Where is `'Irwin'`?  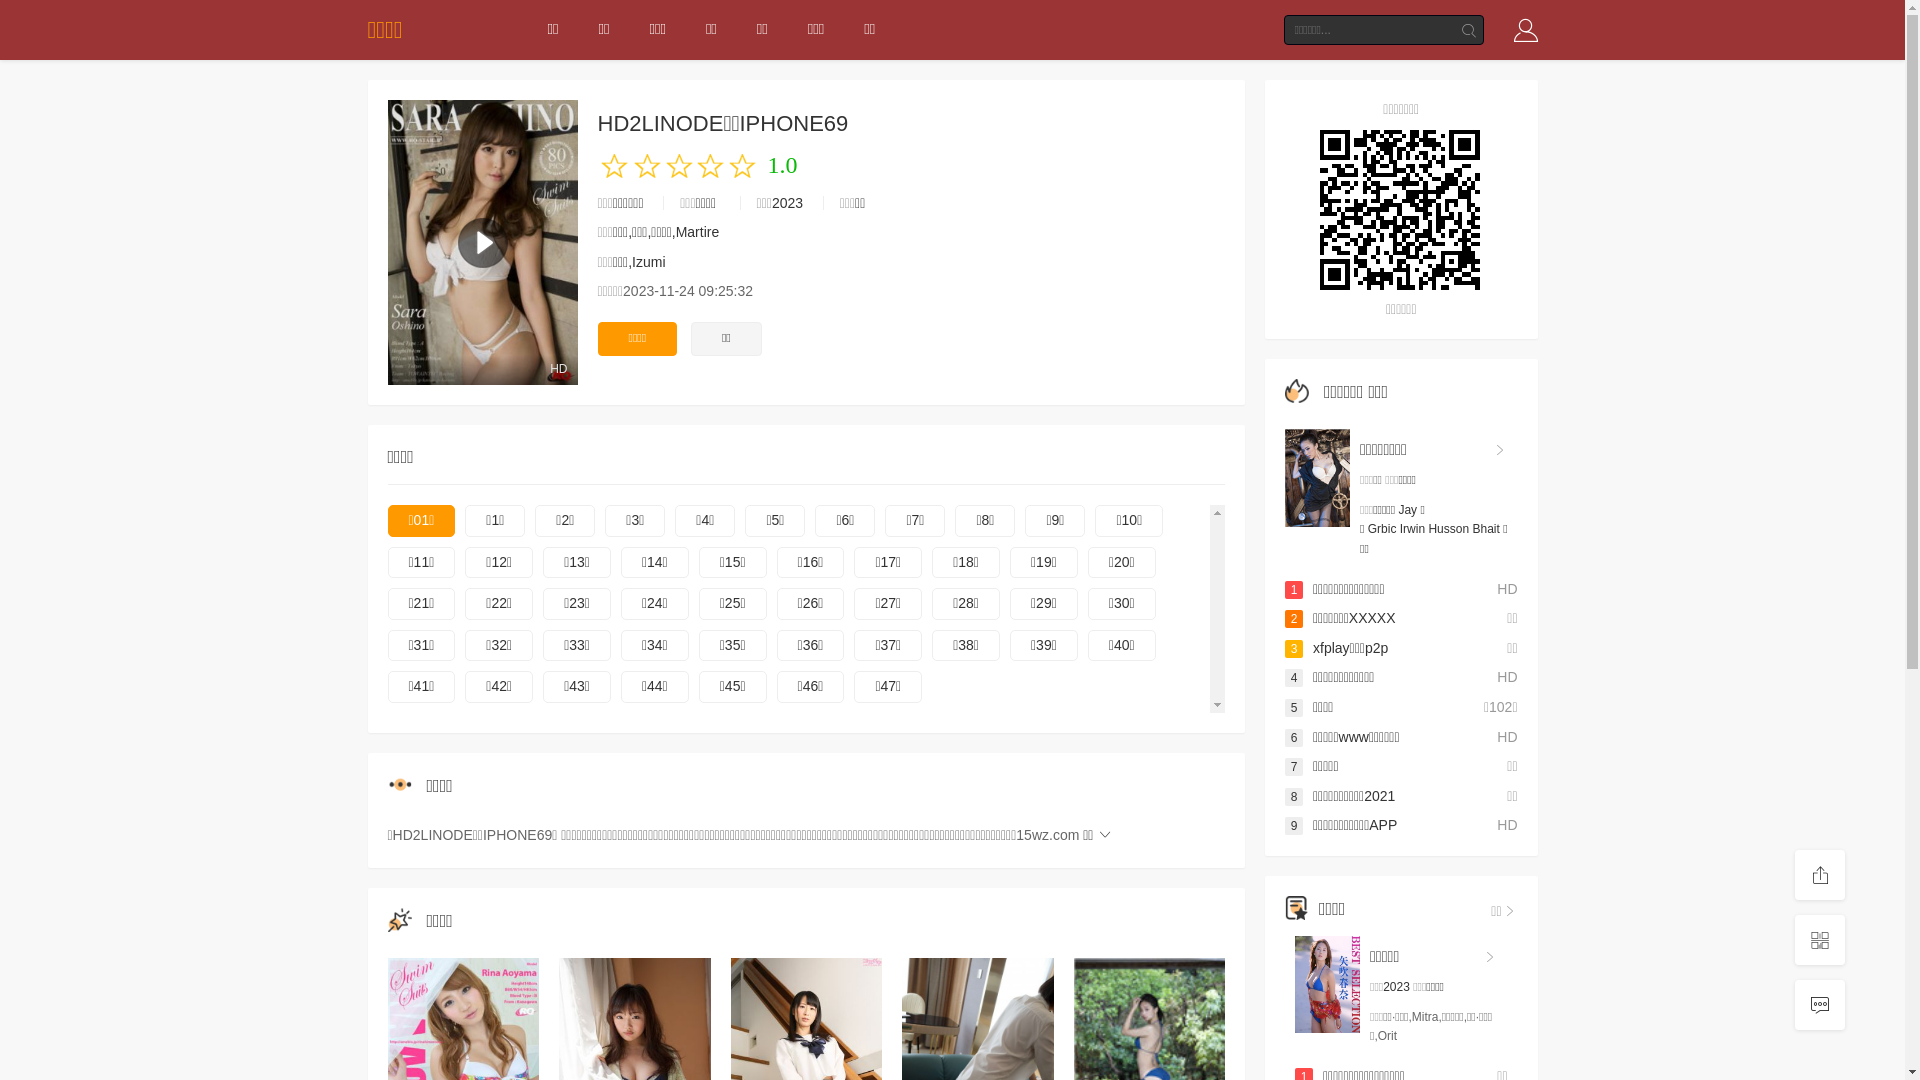 'Irwin' is located at coordinates (1411, 527).